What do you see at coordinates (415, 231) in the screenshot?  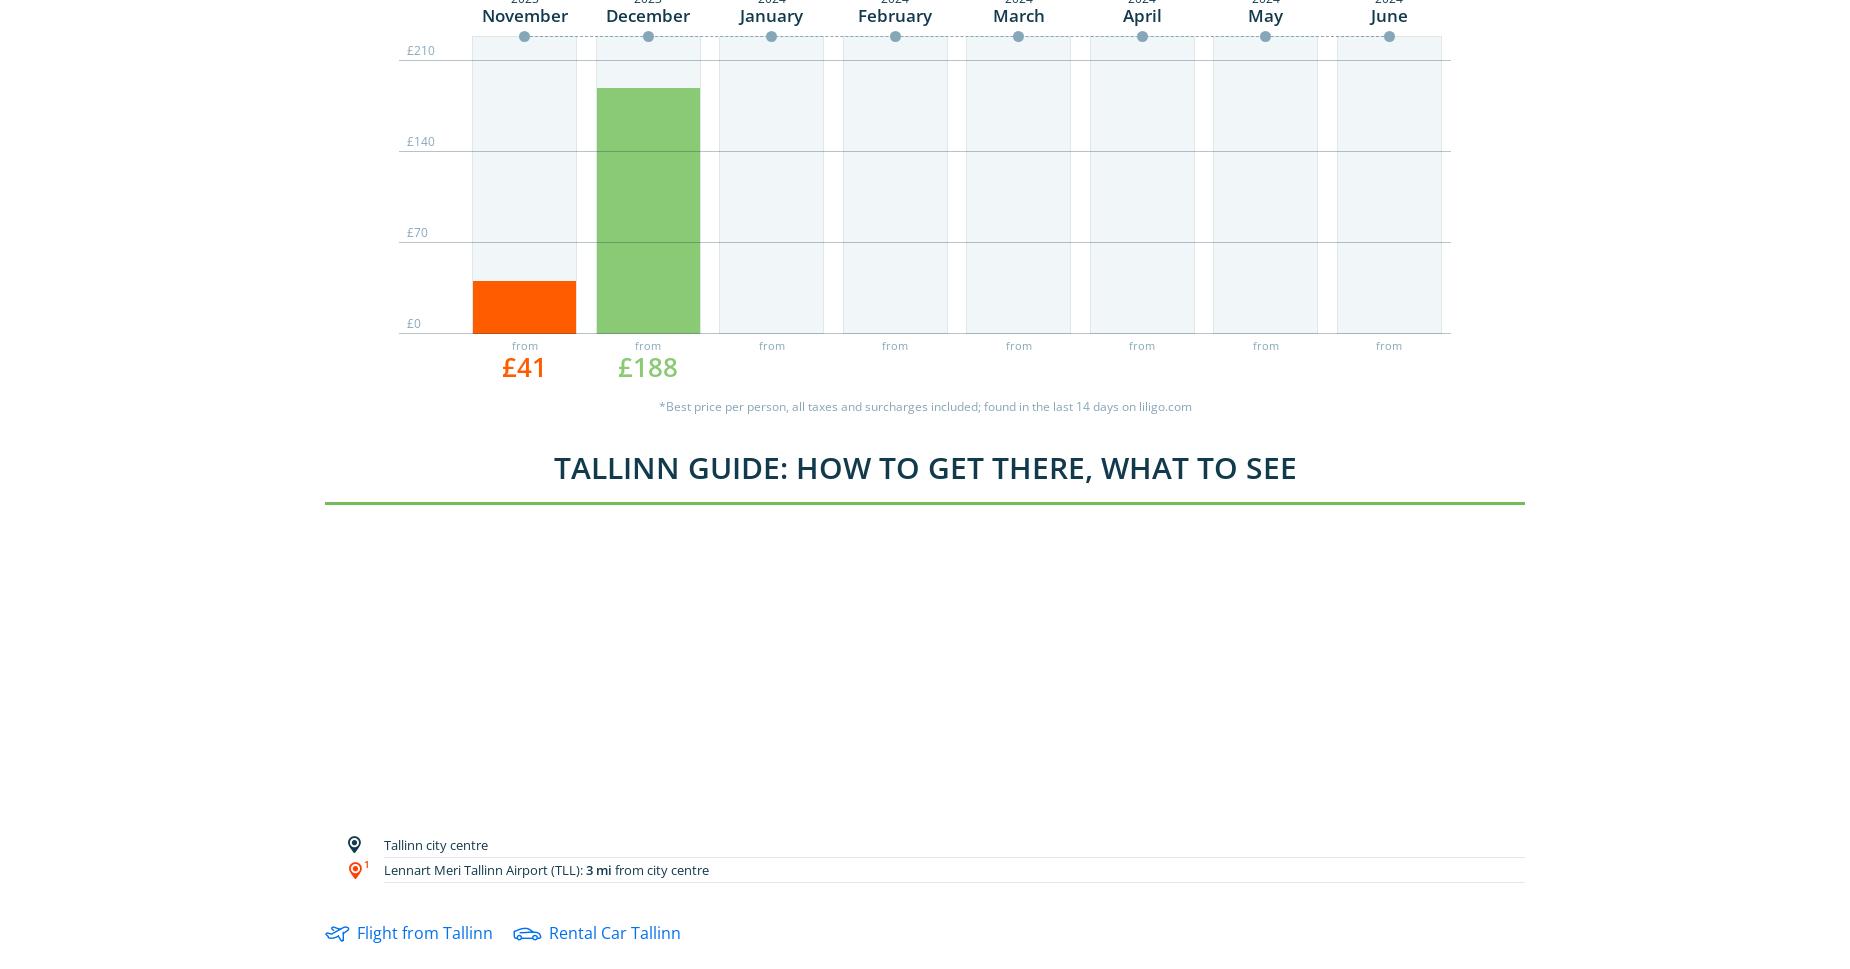 I see `'£70'` at bounding box center [415, 231].